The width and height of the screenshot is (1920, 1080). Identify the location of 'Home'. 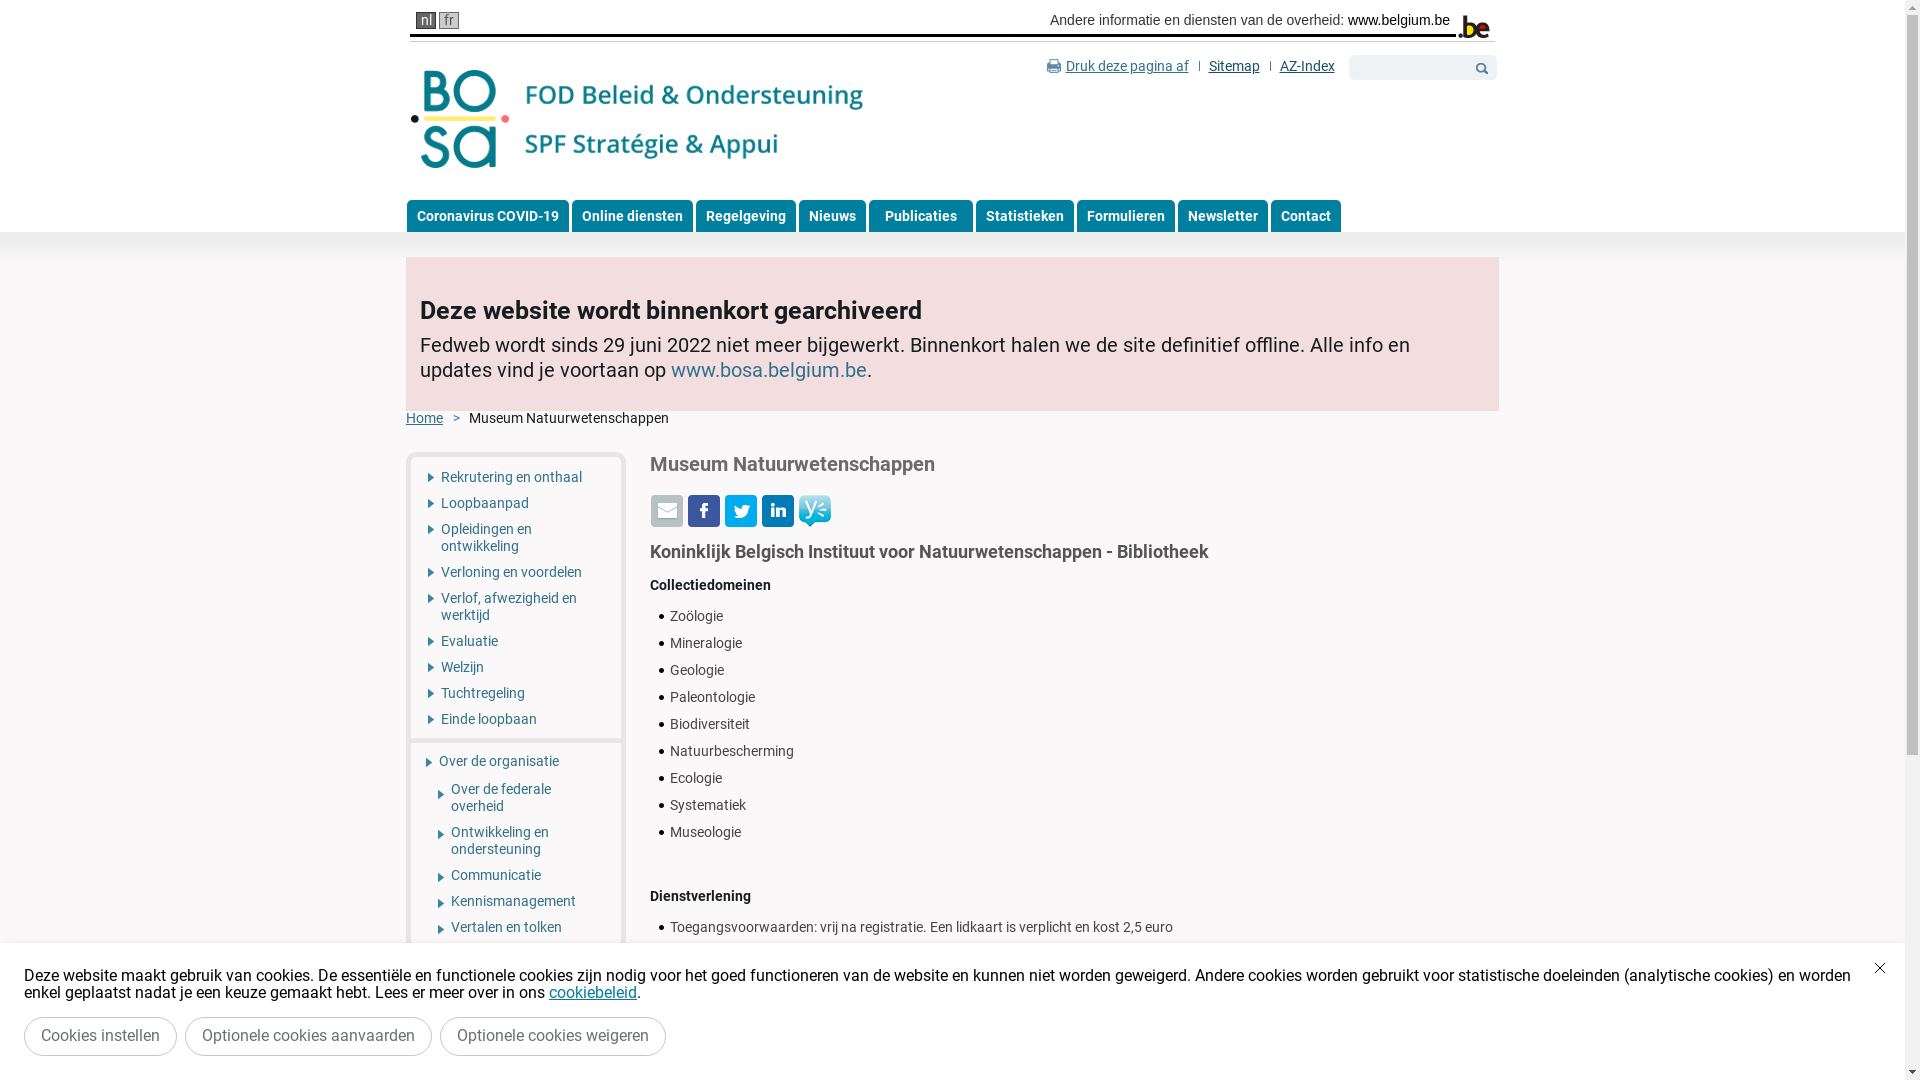
(436, 416).